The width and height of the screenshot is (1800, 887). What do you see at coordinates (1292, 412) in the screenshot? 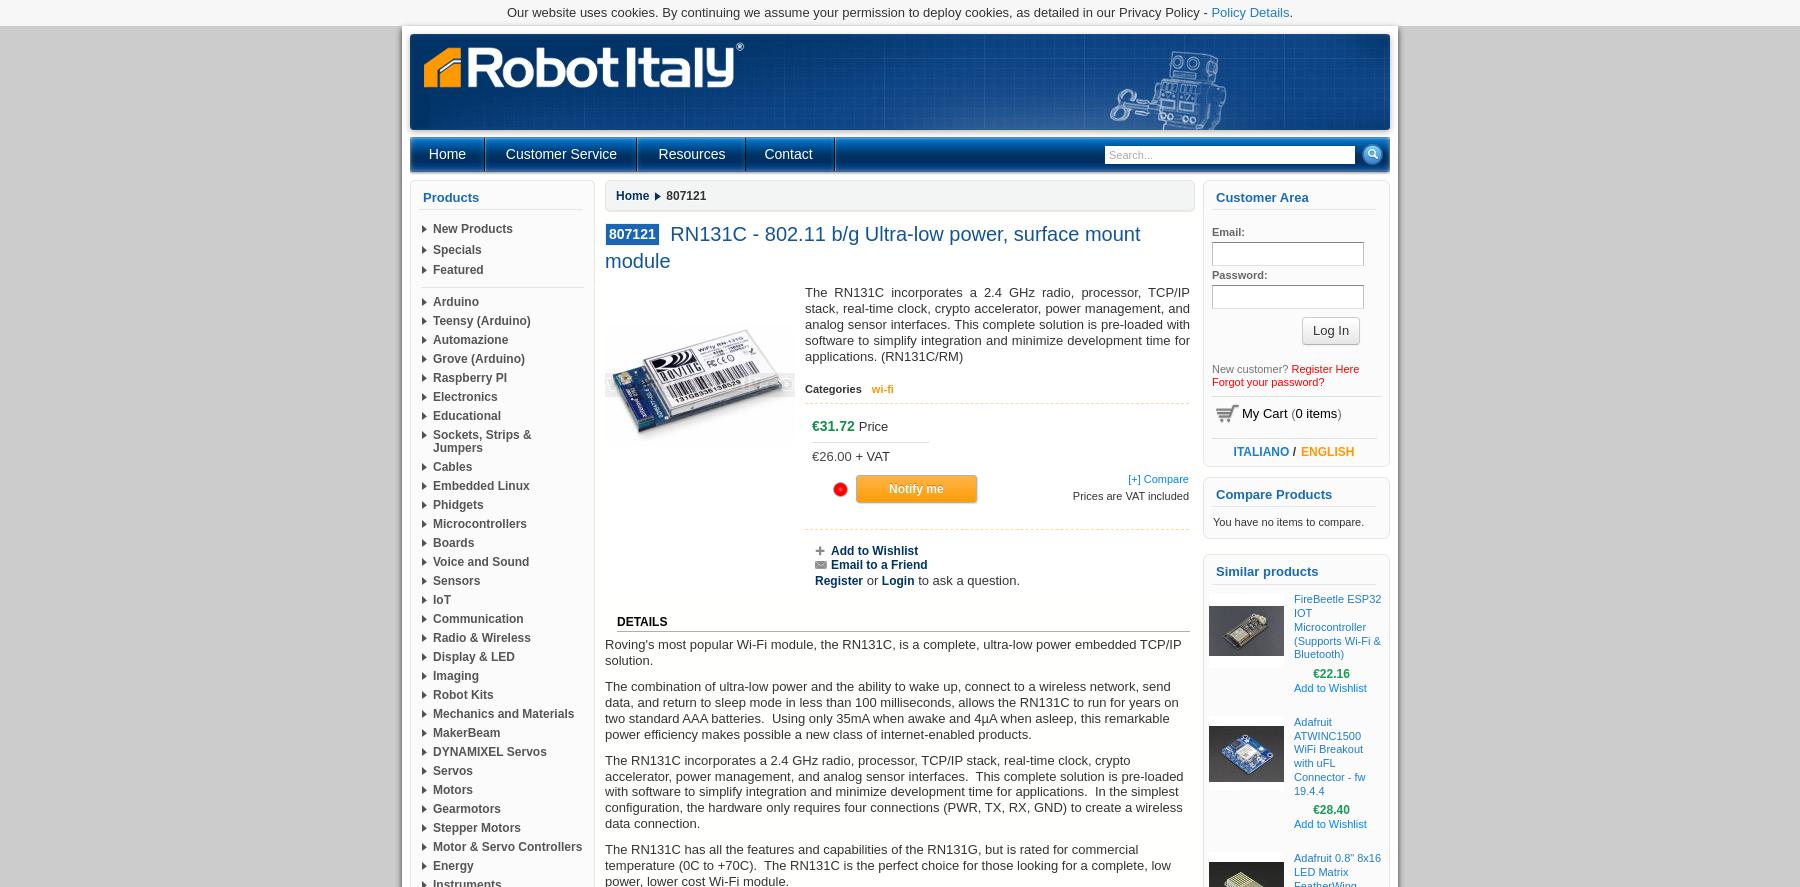
I see `'('` at bounding box center [1292, 412].